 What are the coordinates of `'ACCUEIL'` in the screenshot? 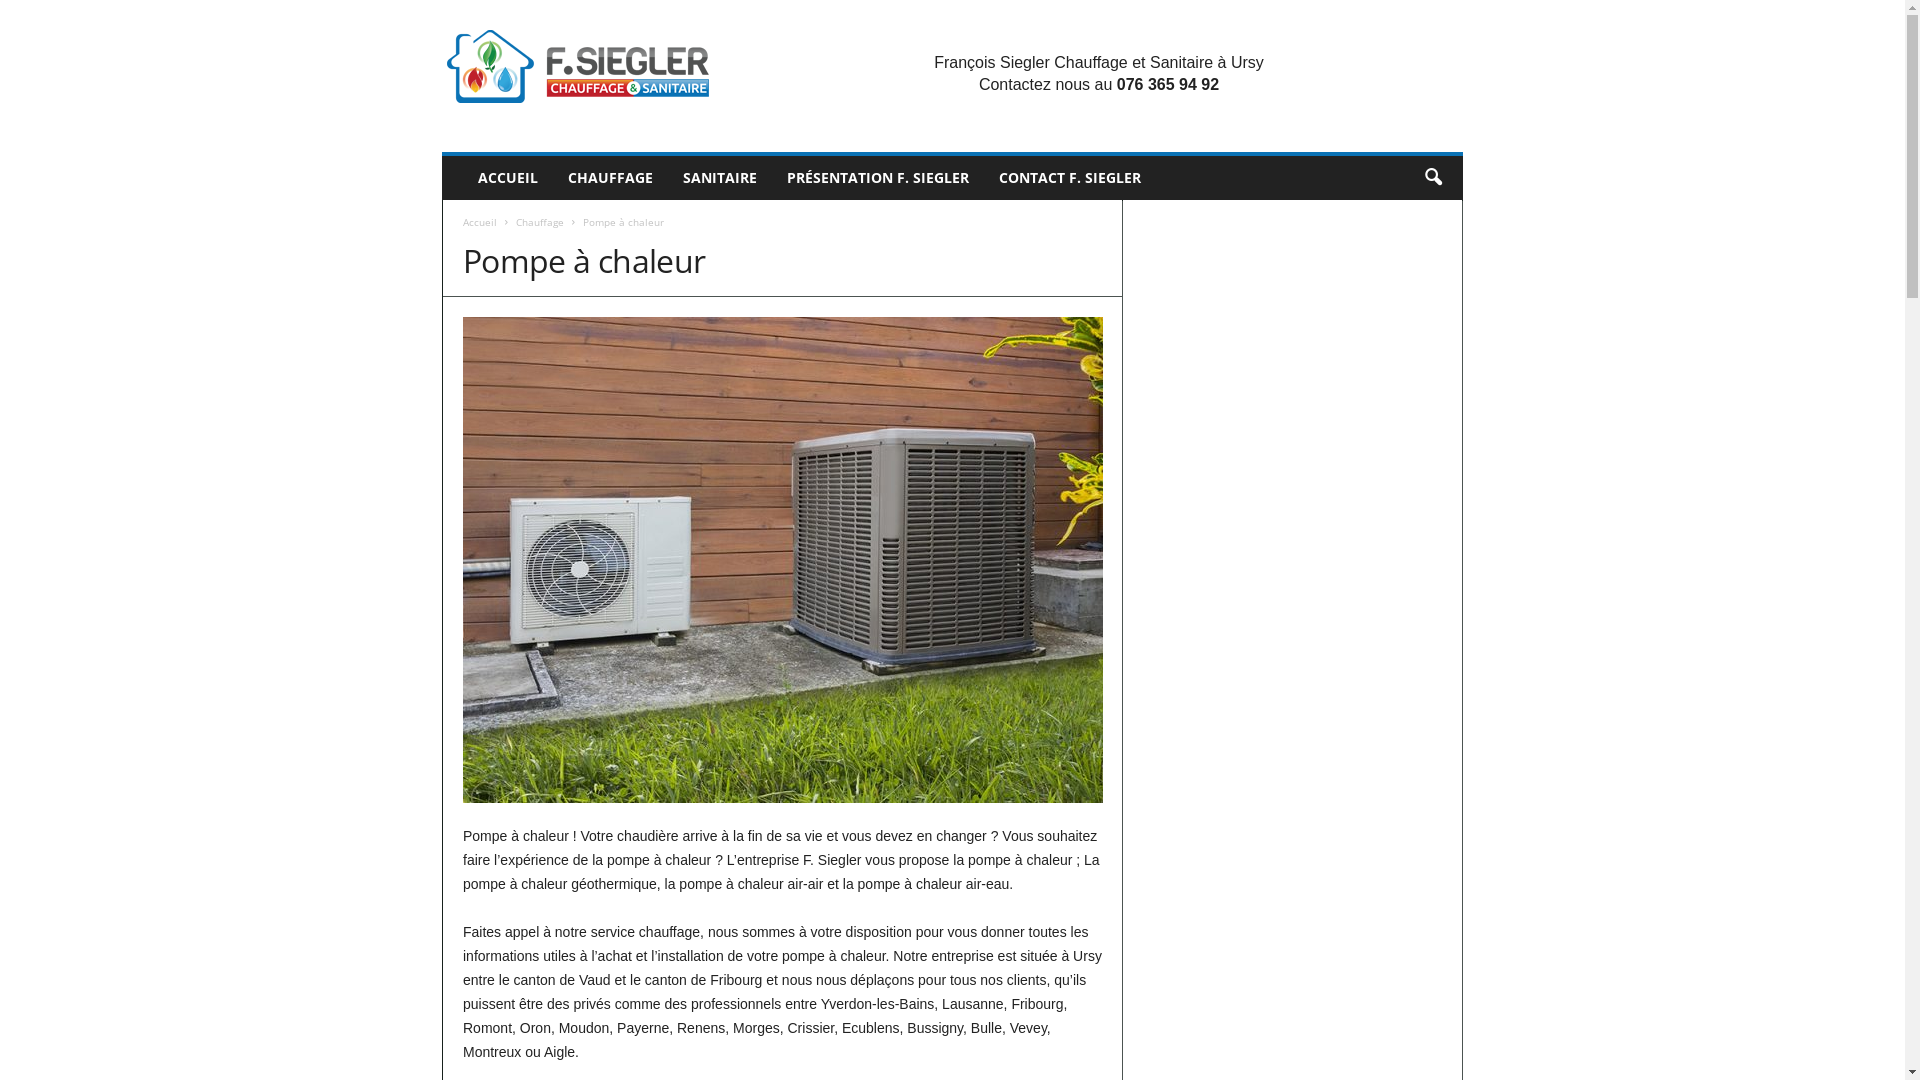 It's located at (508, 176).